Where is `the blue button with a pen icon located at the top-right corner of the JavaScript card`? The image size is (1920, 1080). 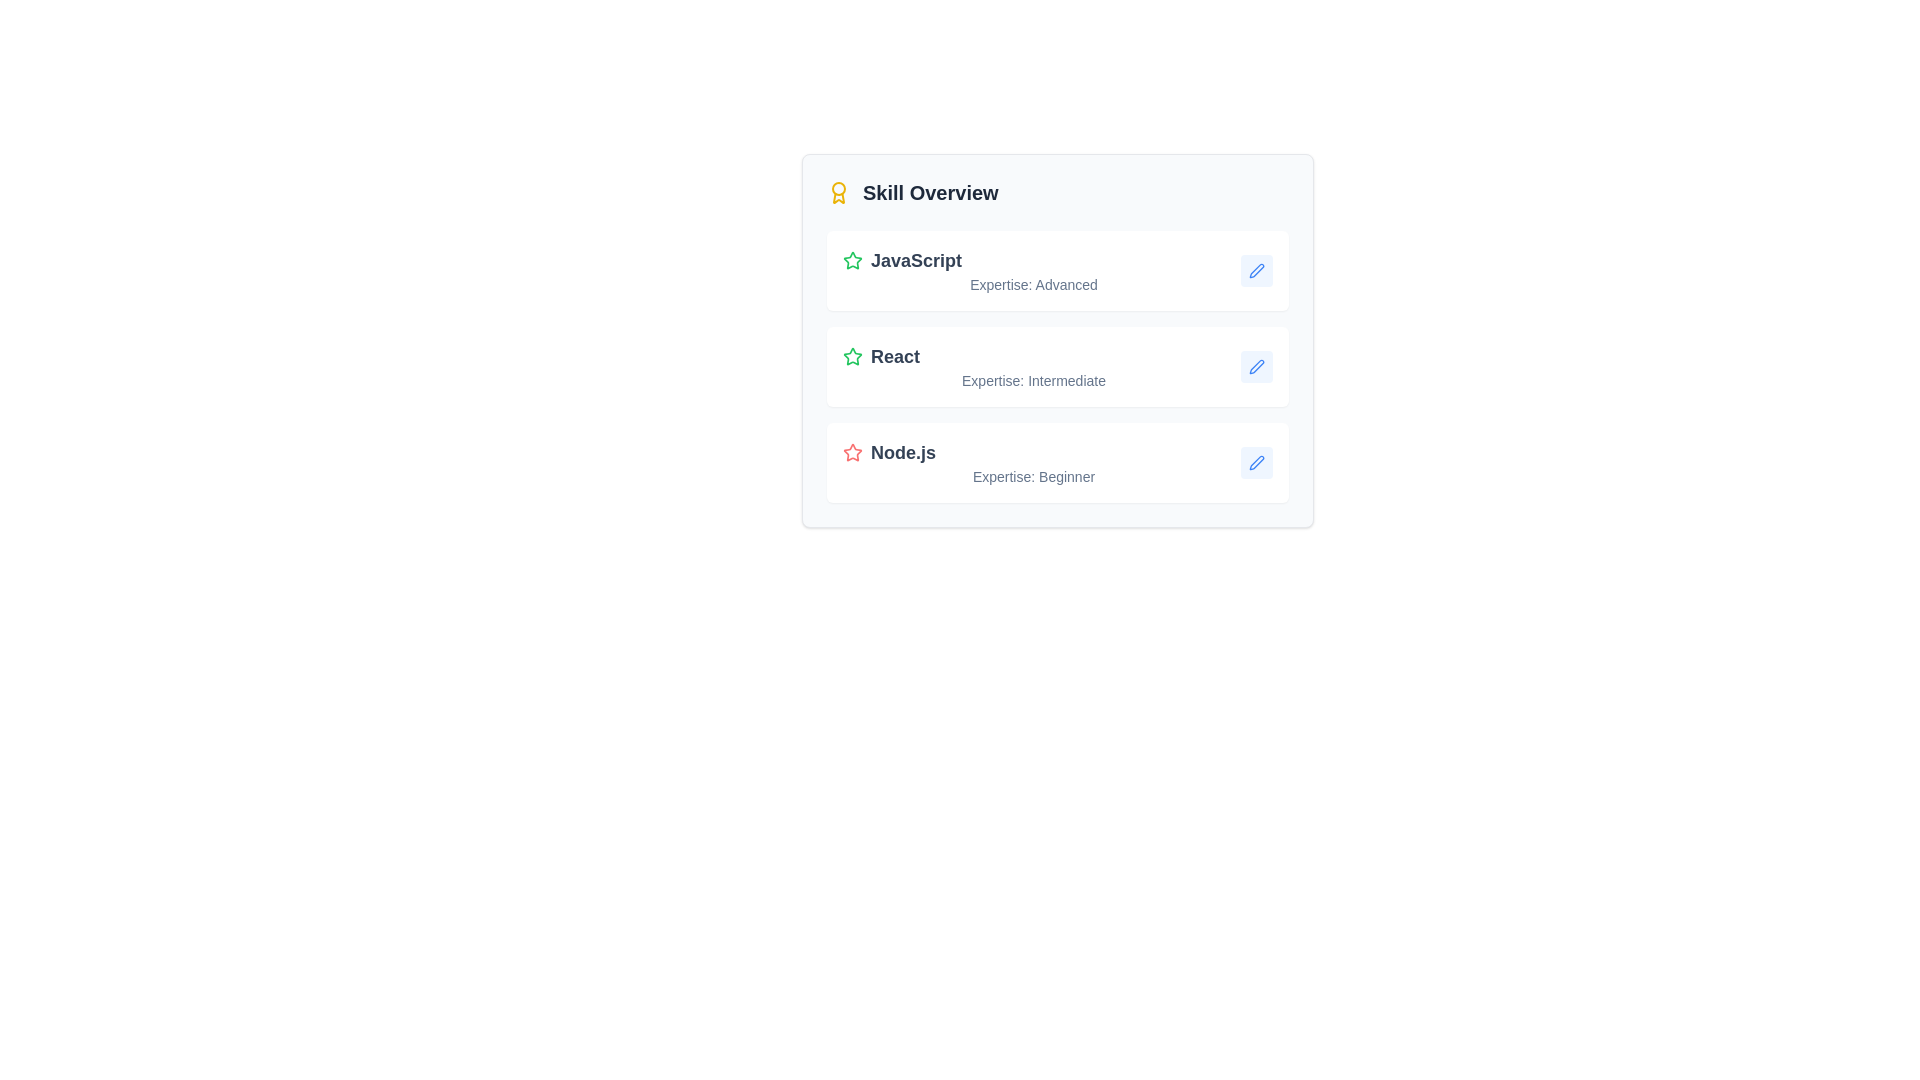
the blue button with a pen icon located at the top-right corner of the JavaScript card is located at coordinates (1256, 270).